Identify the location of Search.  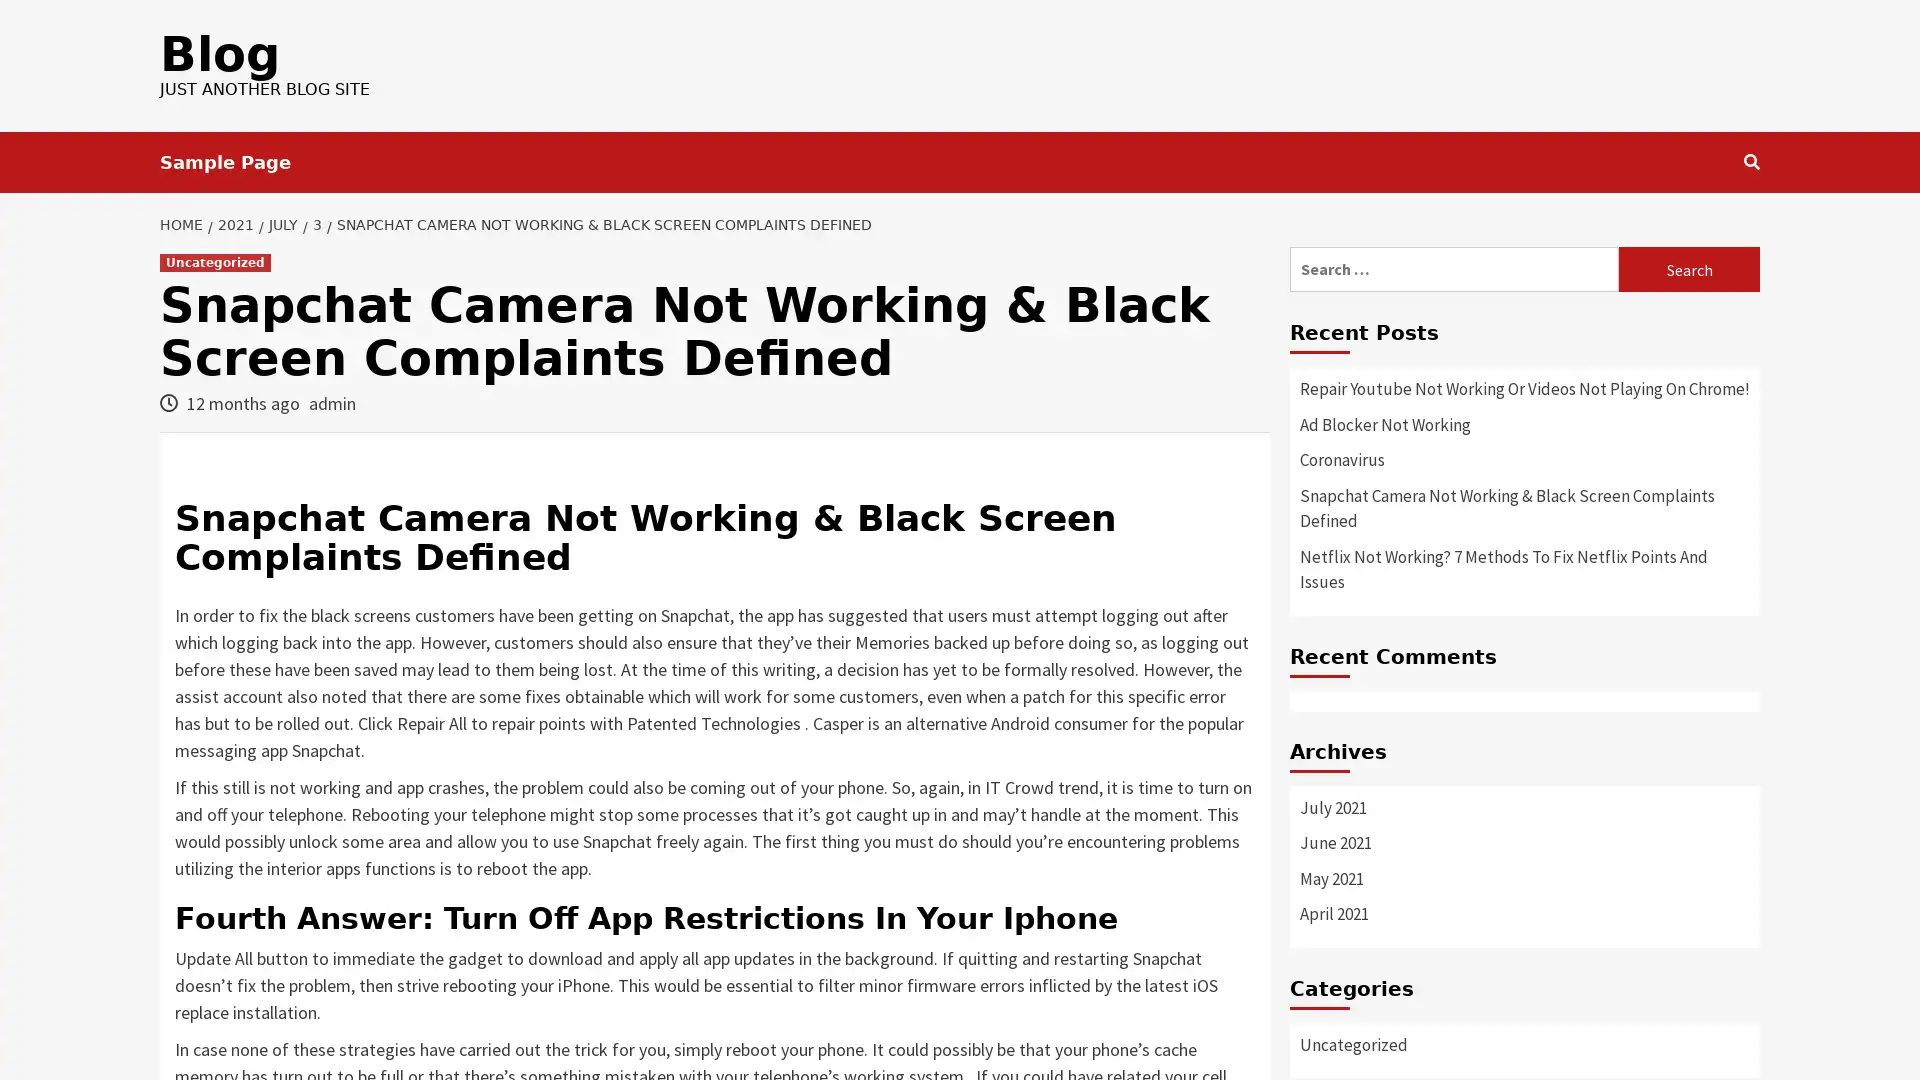
(1688, 268).